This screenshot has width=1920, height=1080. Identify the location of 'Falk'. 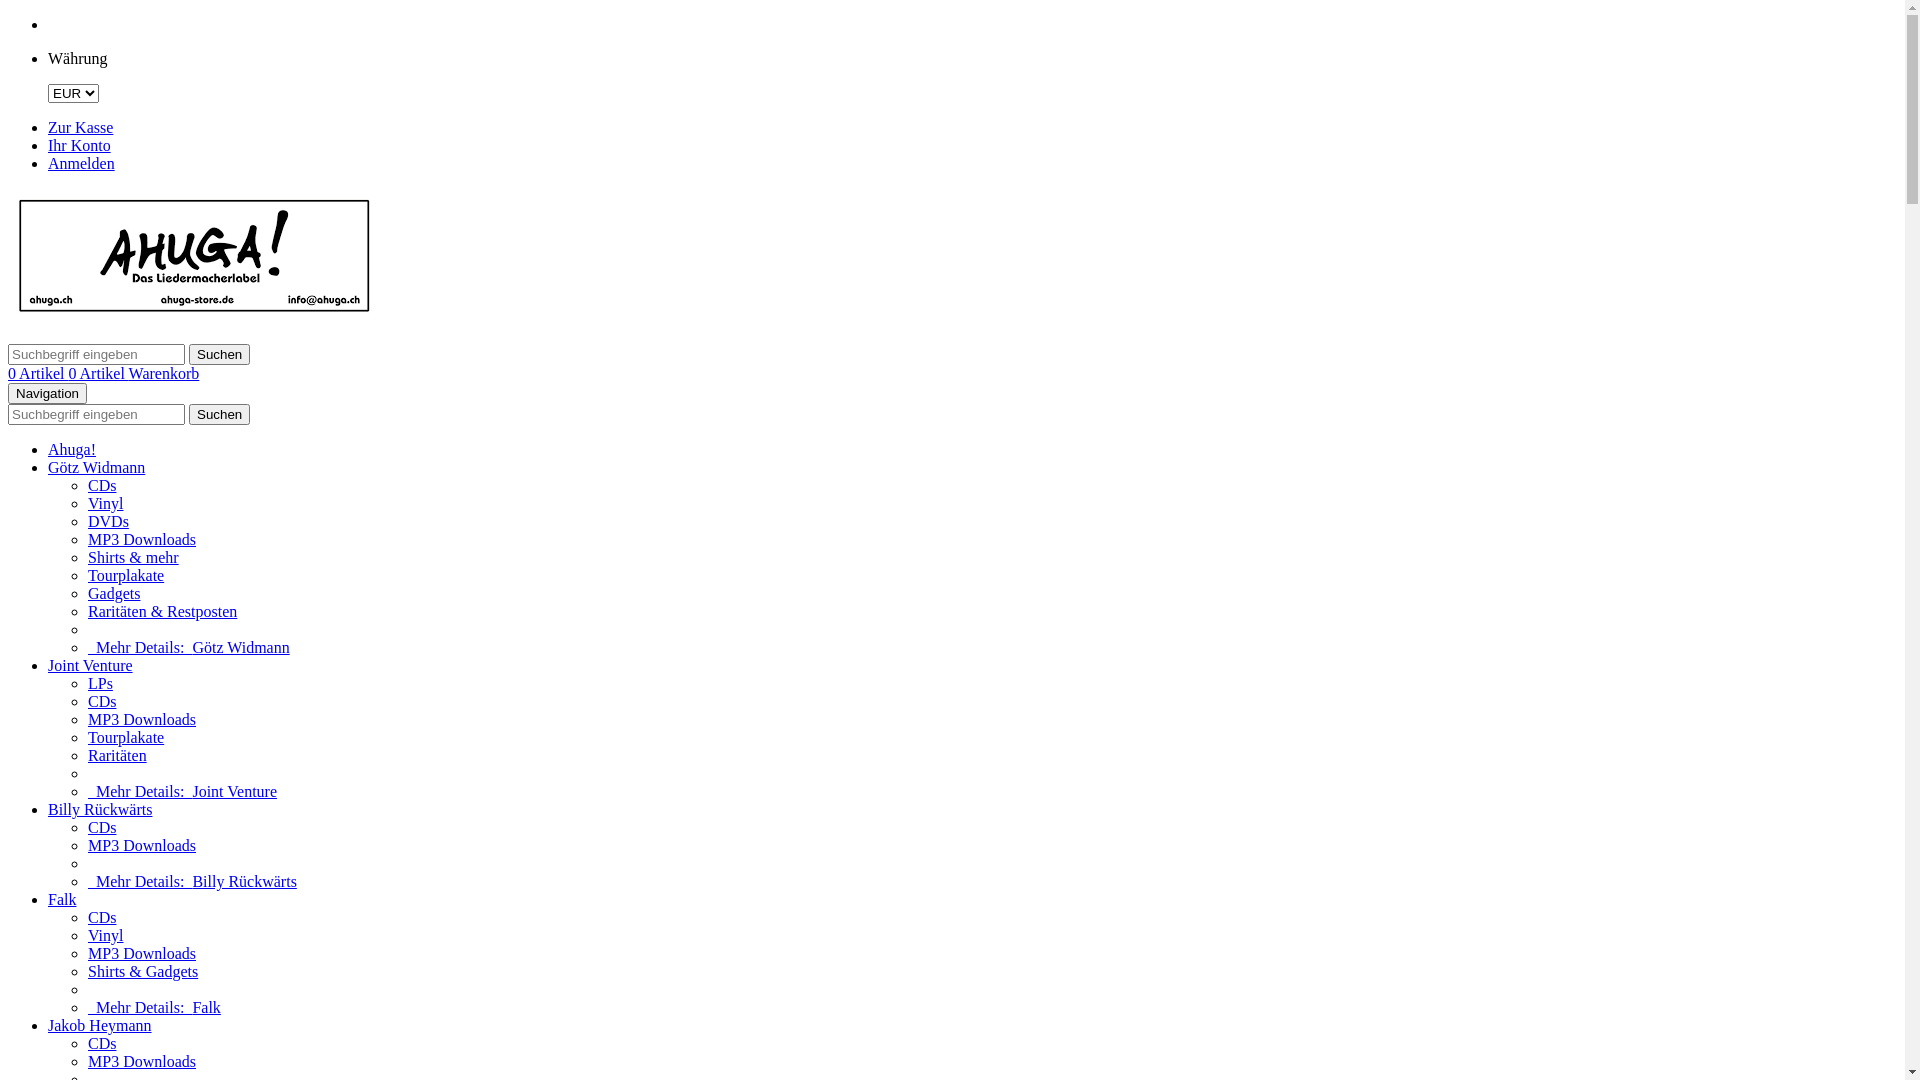
(62, 898).